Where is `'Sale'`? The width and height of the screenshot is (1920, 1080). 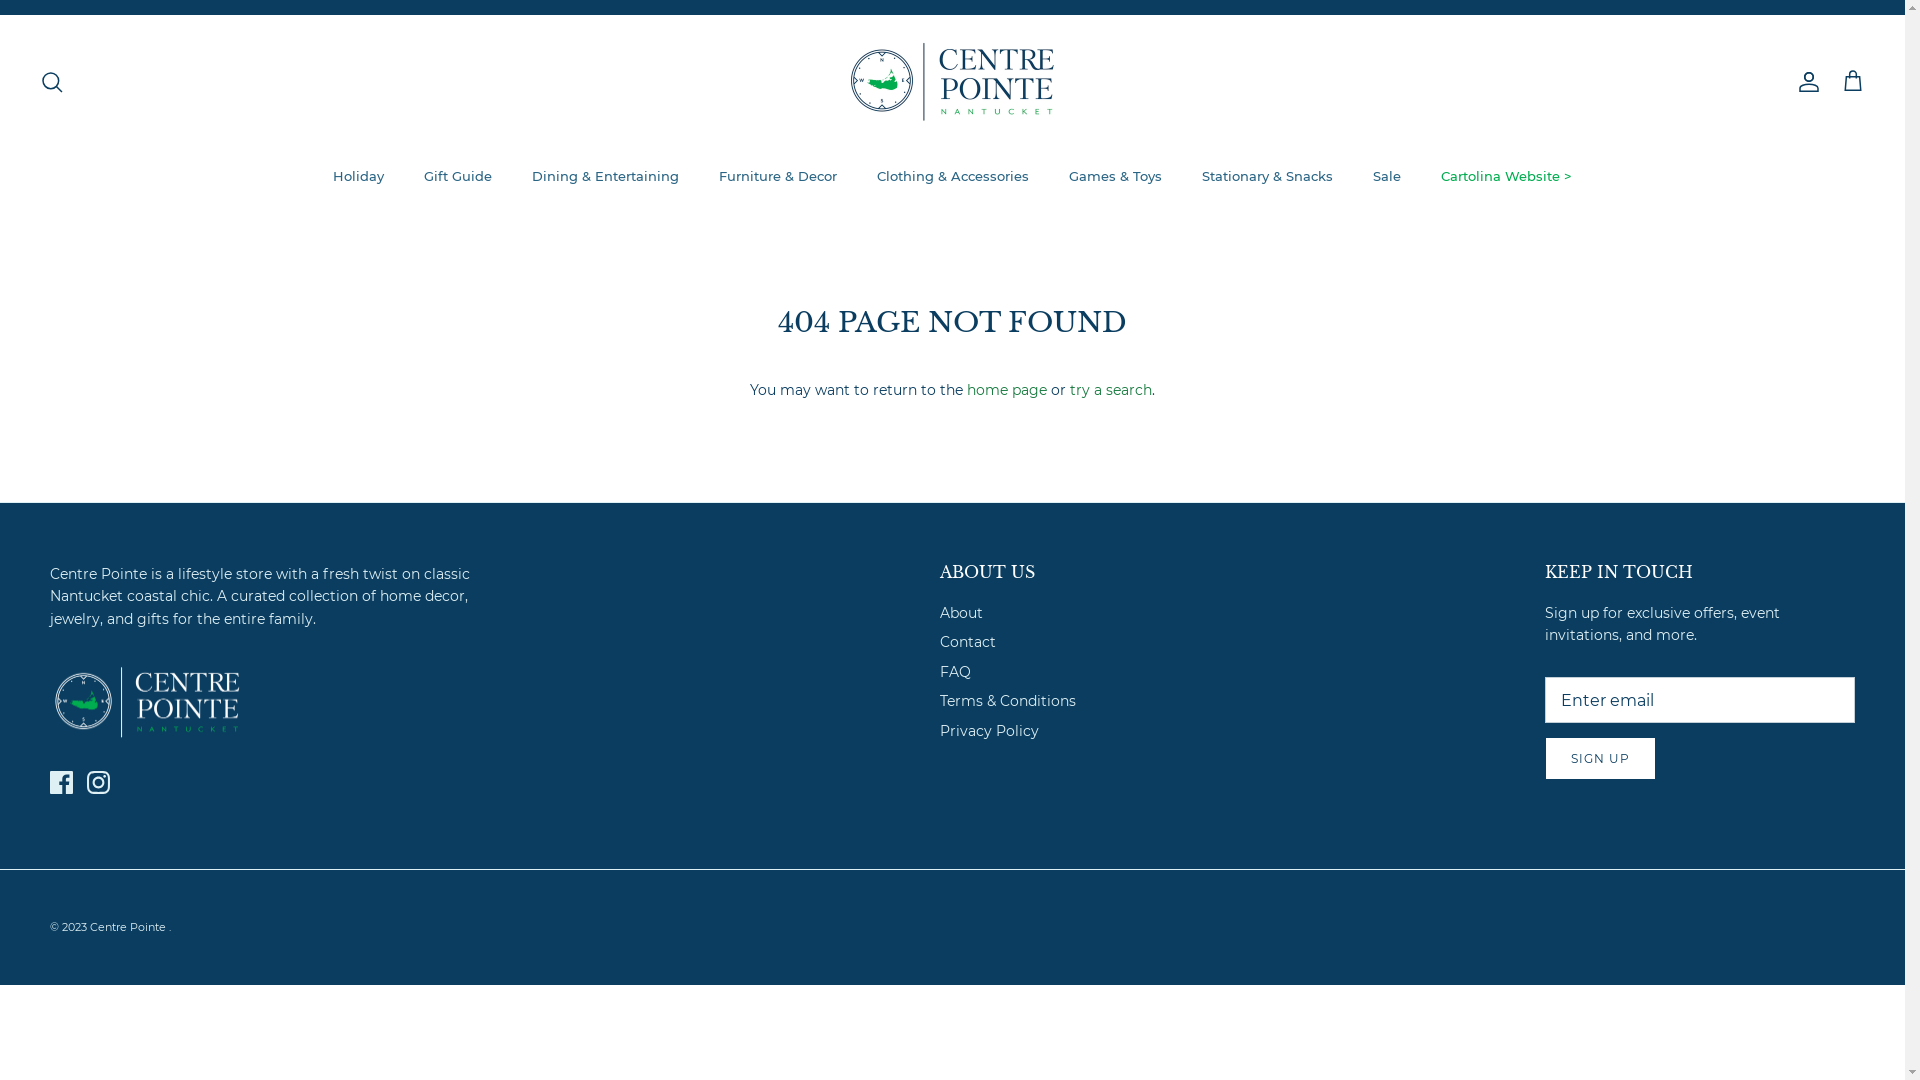 'Sale' is located at coordinates (1386, 176).